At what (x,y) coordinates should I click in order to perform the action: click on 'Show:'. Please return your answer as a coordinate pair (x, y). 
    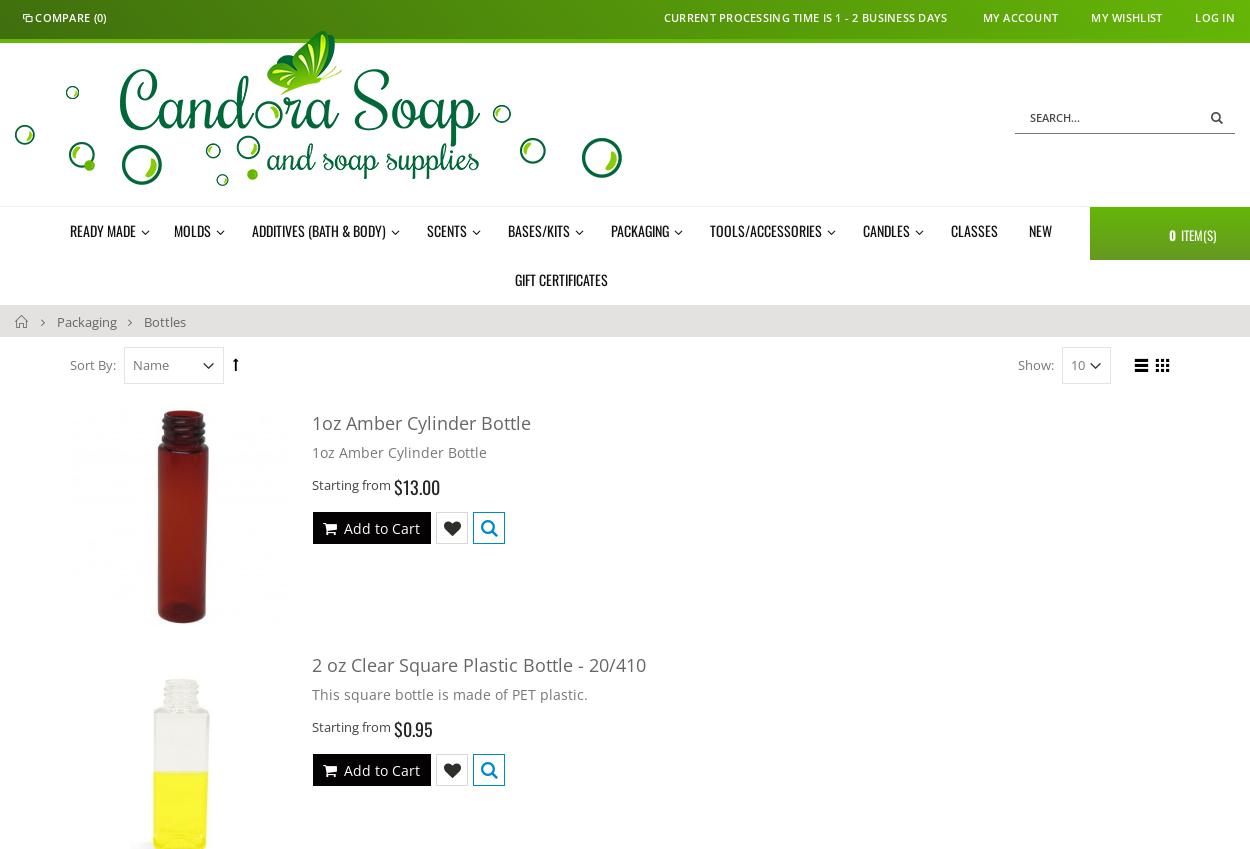
    Looking at the image, I should click on (1018, 363).